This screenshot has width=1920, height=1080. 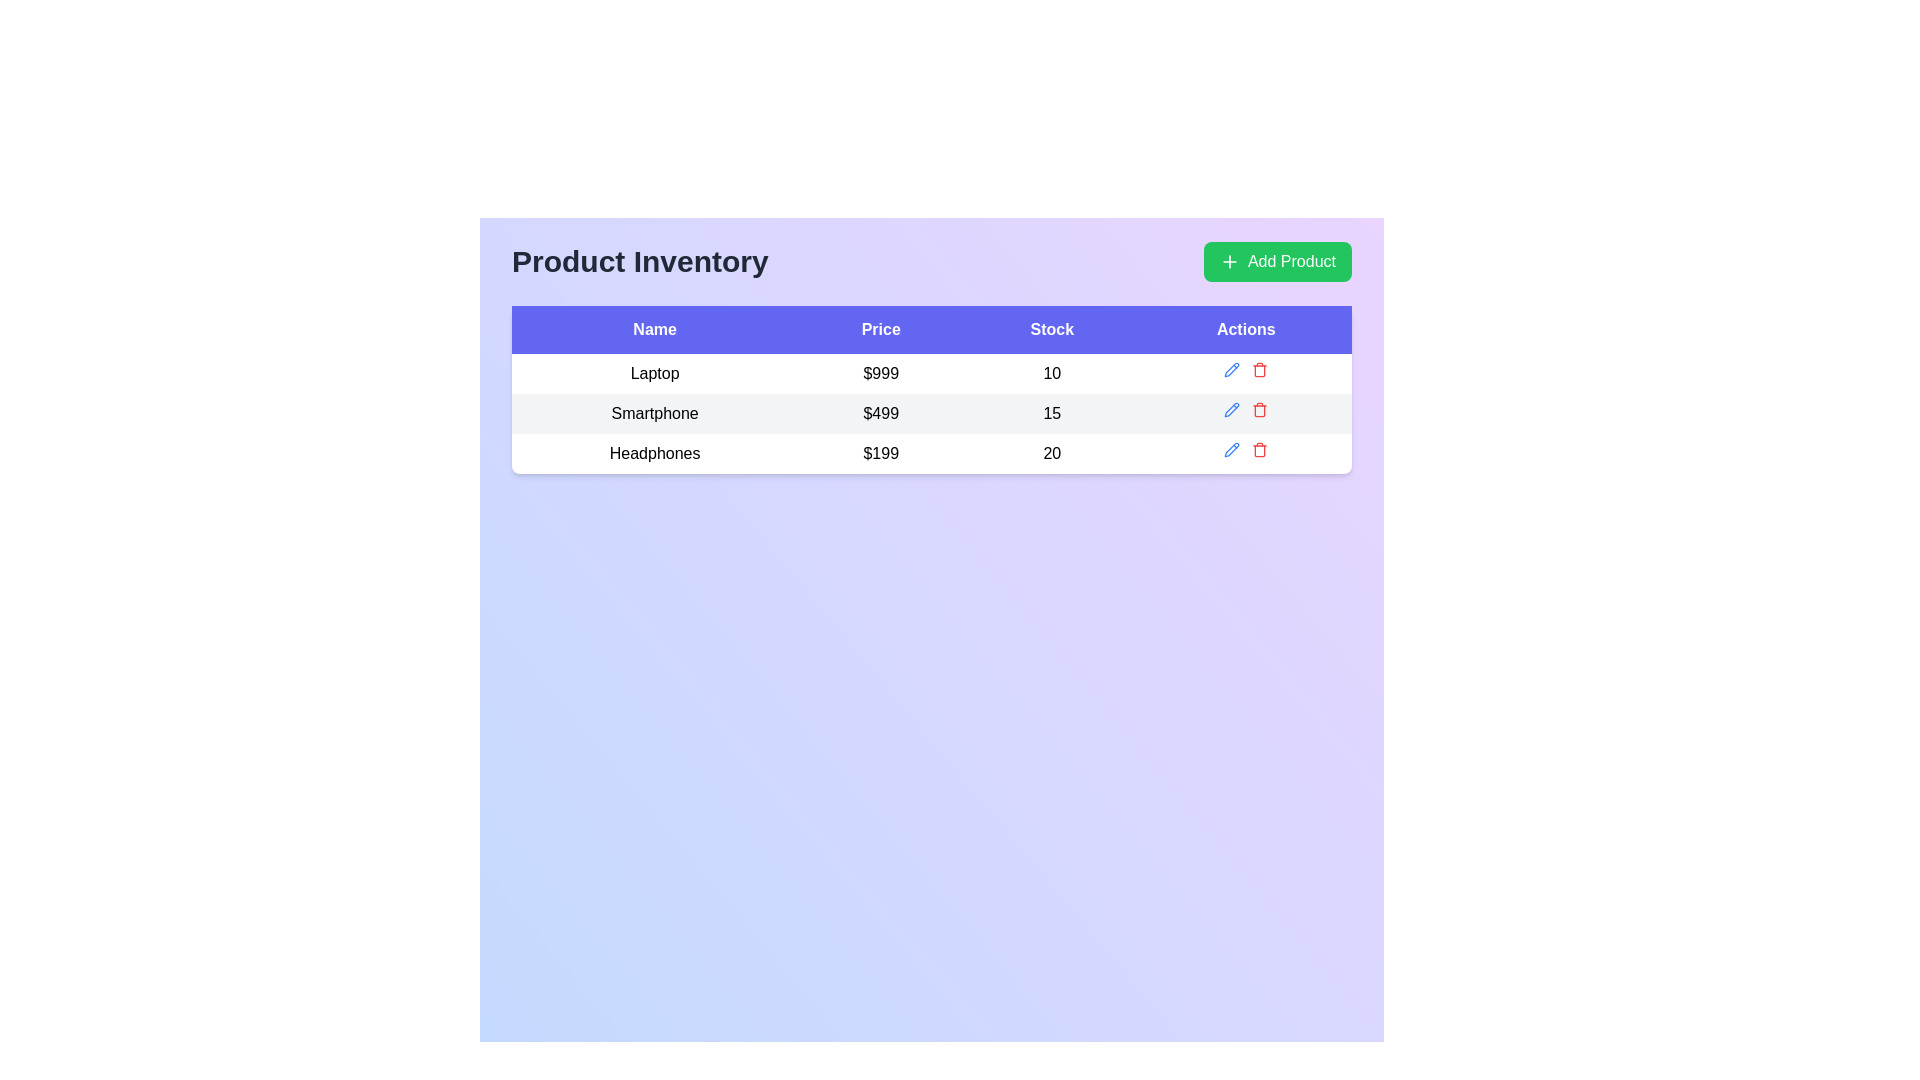 What do you see at coordinates (1245, 370) in the screenshot?
I see `the icons within the Action Group for the 'Laptop' product located in the rightmost column of the first row` at bounding box center [1245, 370].